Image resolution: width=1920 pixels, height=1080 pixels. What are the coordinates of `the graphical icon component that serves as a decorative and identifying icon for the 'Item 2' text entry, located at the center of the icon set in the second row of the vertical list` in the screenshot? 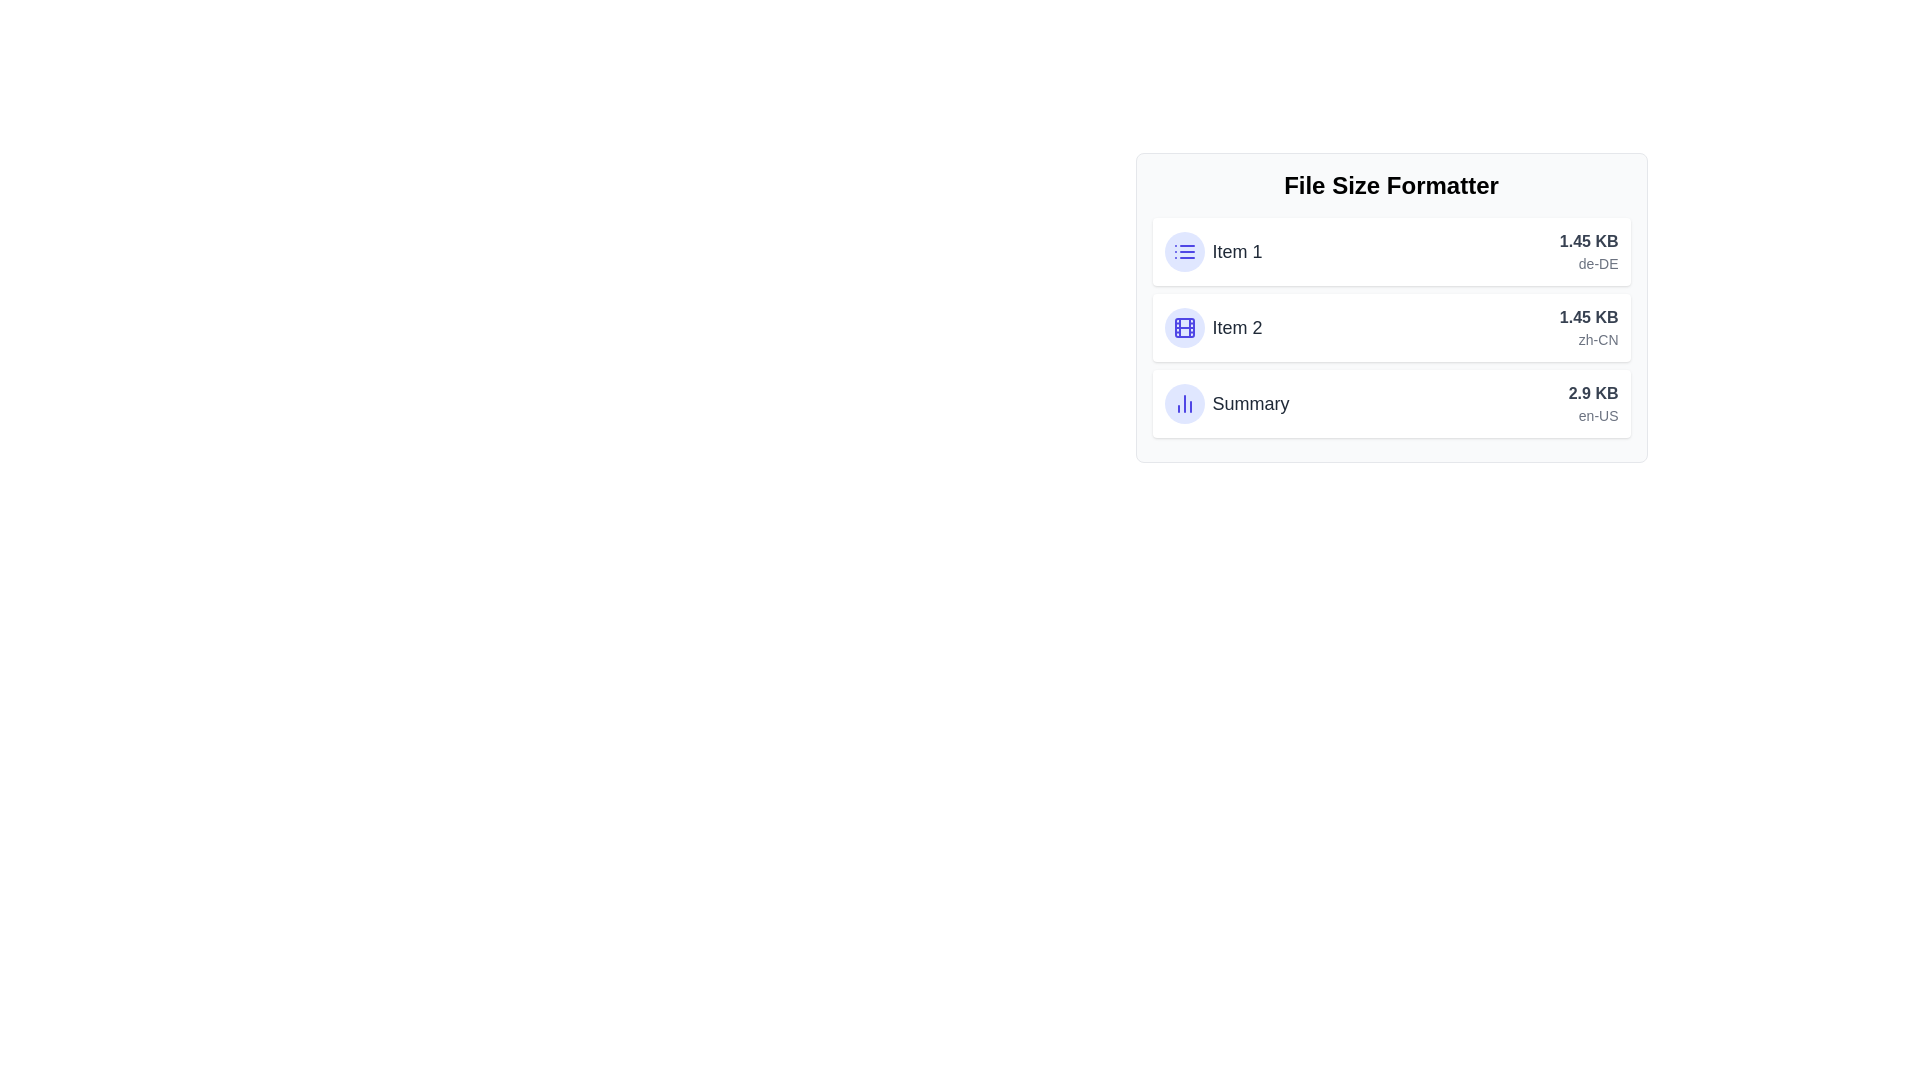 It's located at (1184, 326).